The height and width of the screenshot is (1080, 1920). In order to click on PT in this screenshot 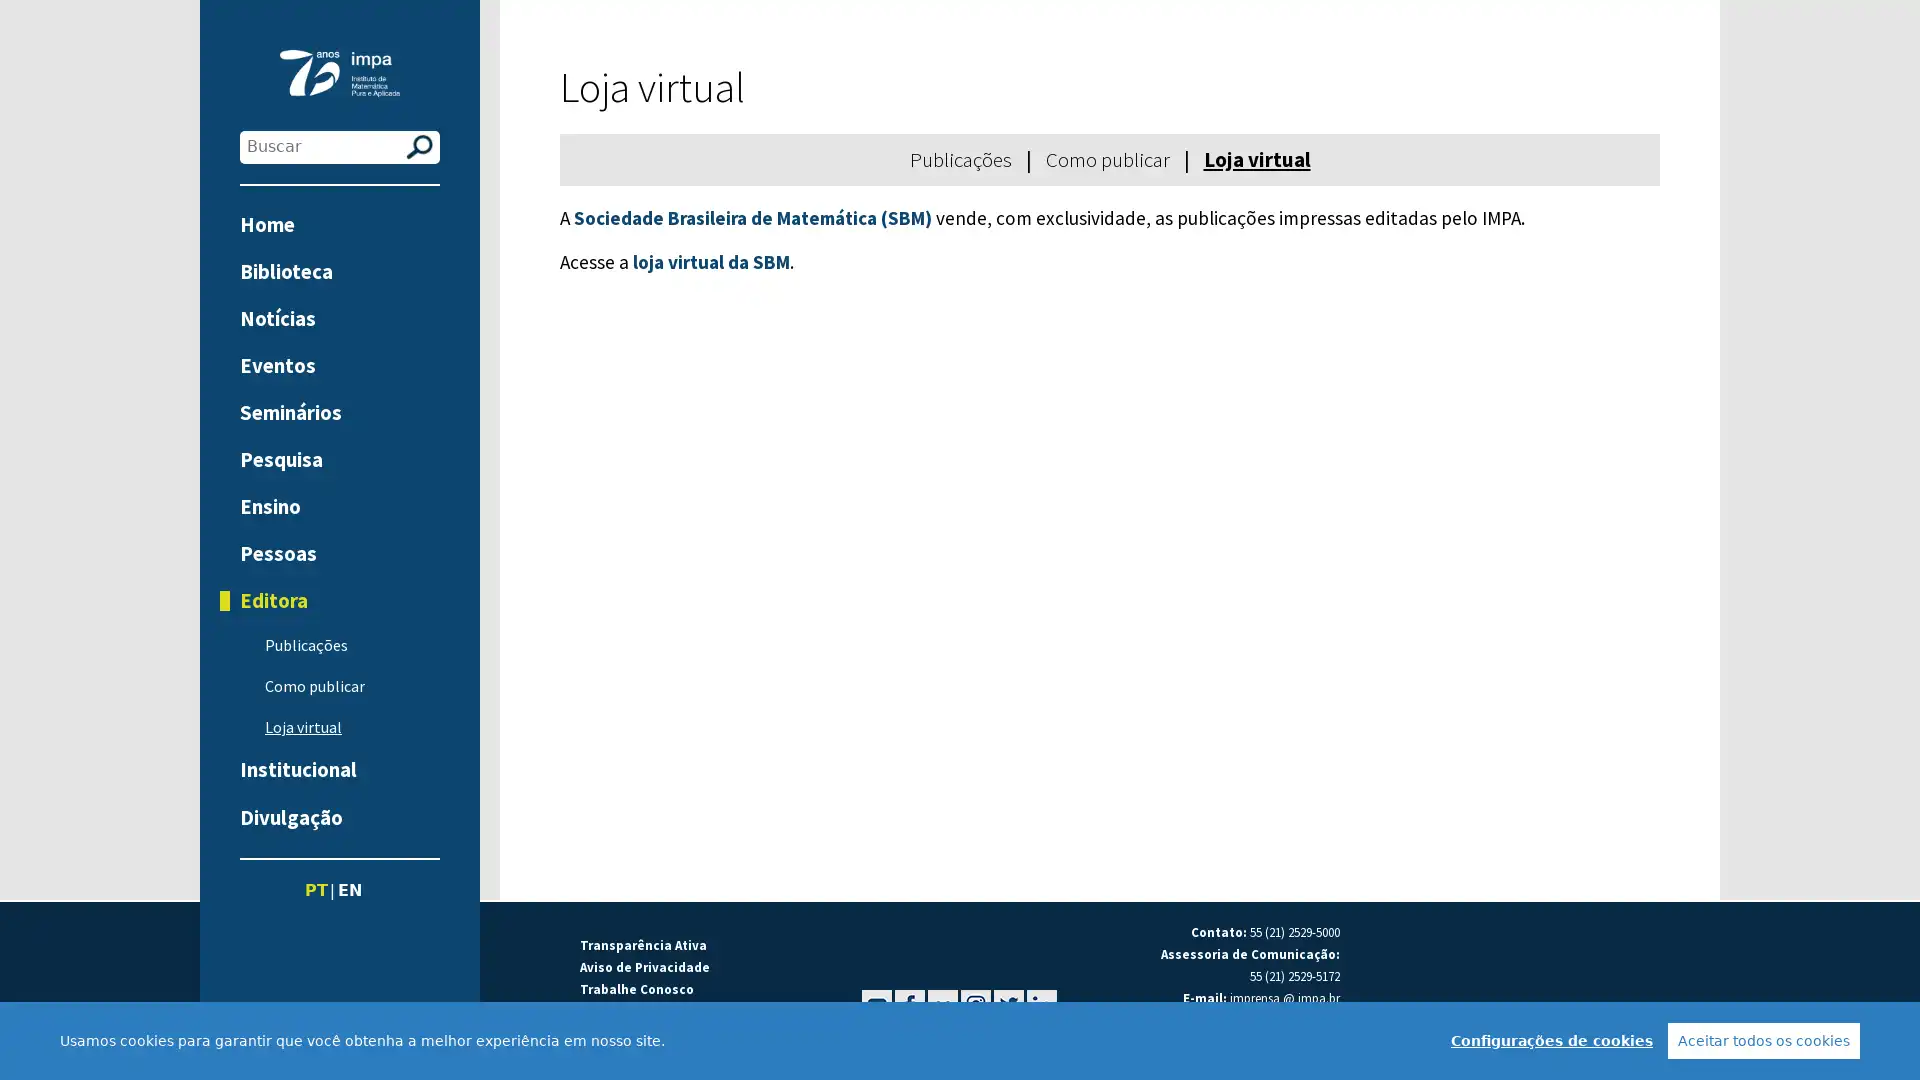, I will do `click(315, 889)`.